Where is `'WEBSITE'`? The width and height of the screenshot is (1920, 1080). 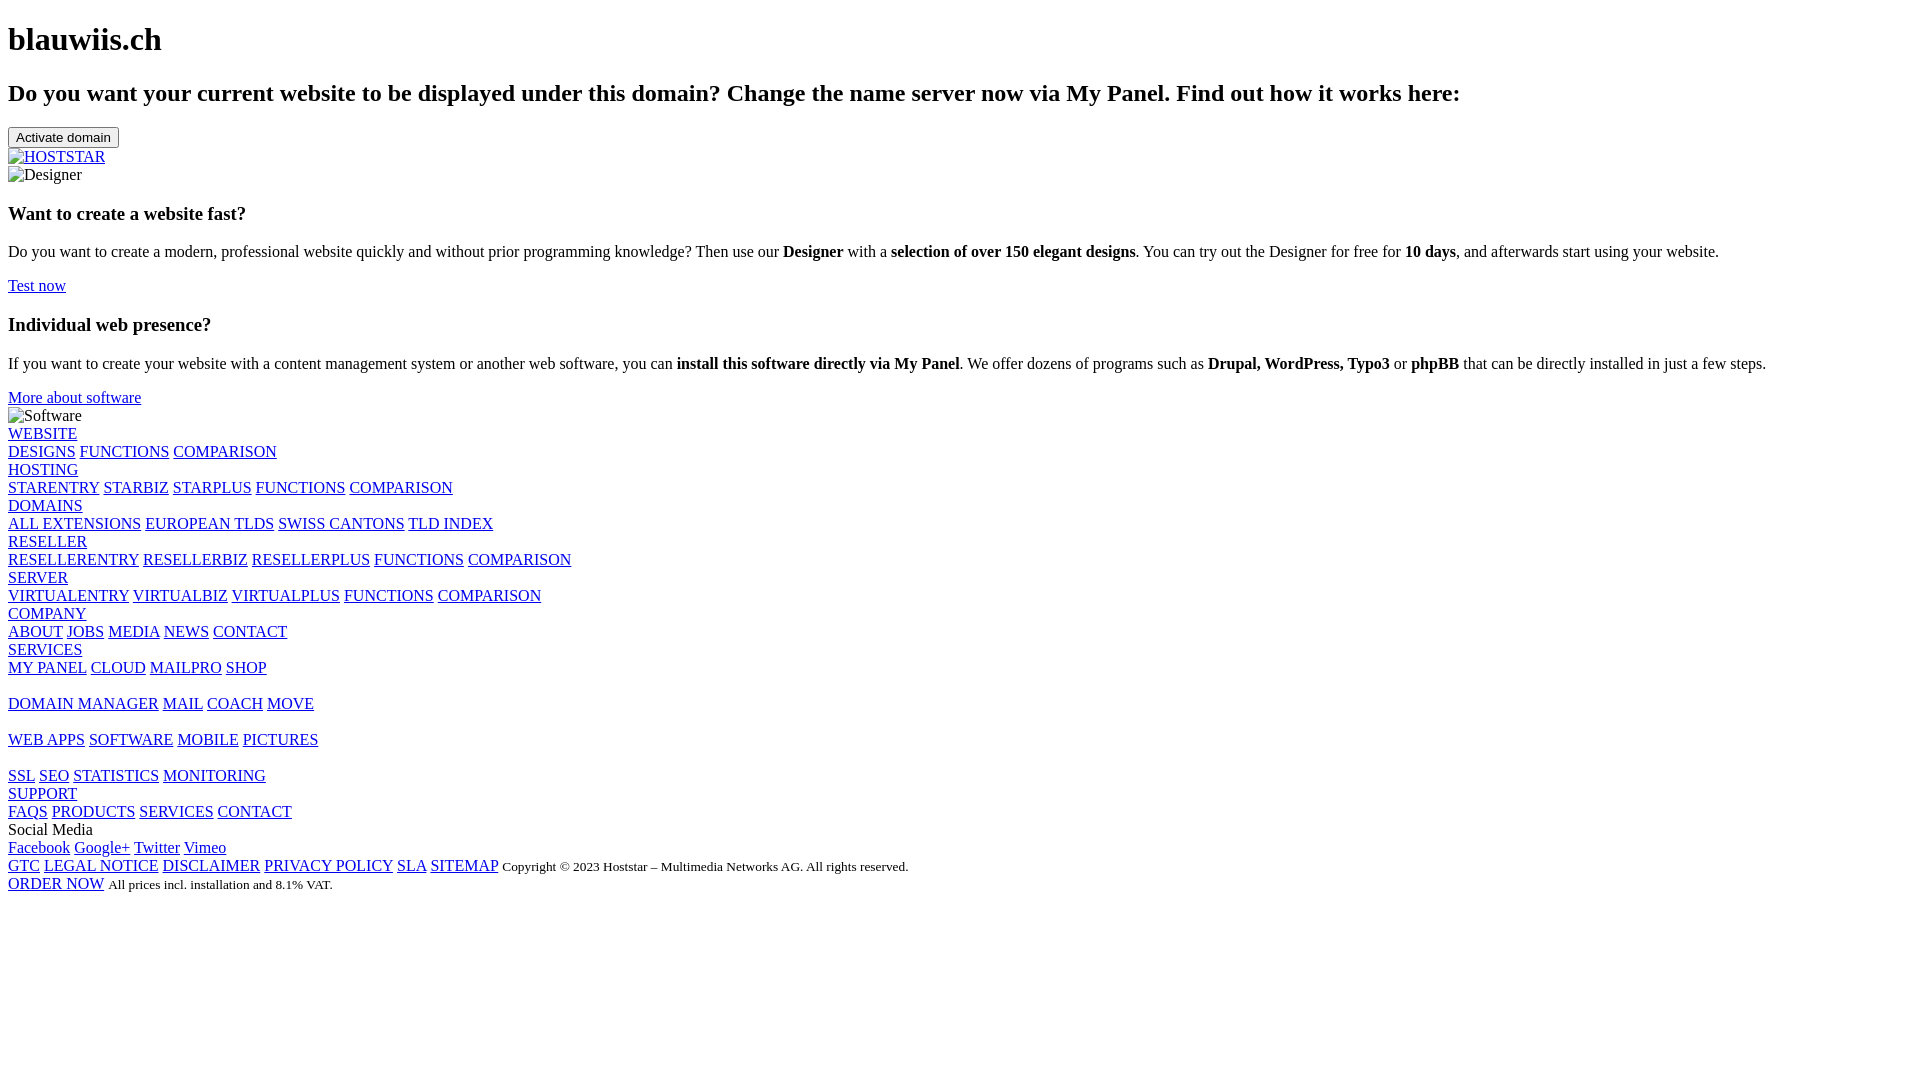 'WEBSITE' is located at coordinates (42, 432).